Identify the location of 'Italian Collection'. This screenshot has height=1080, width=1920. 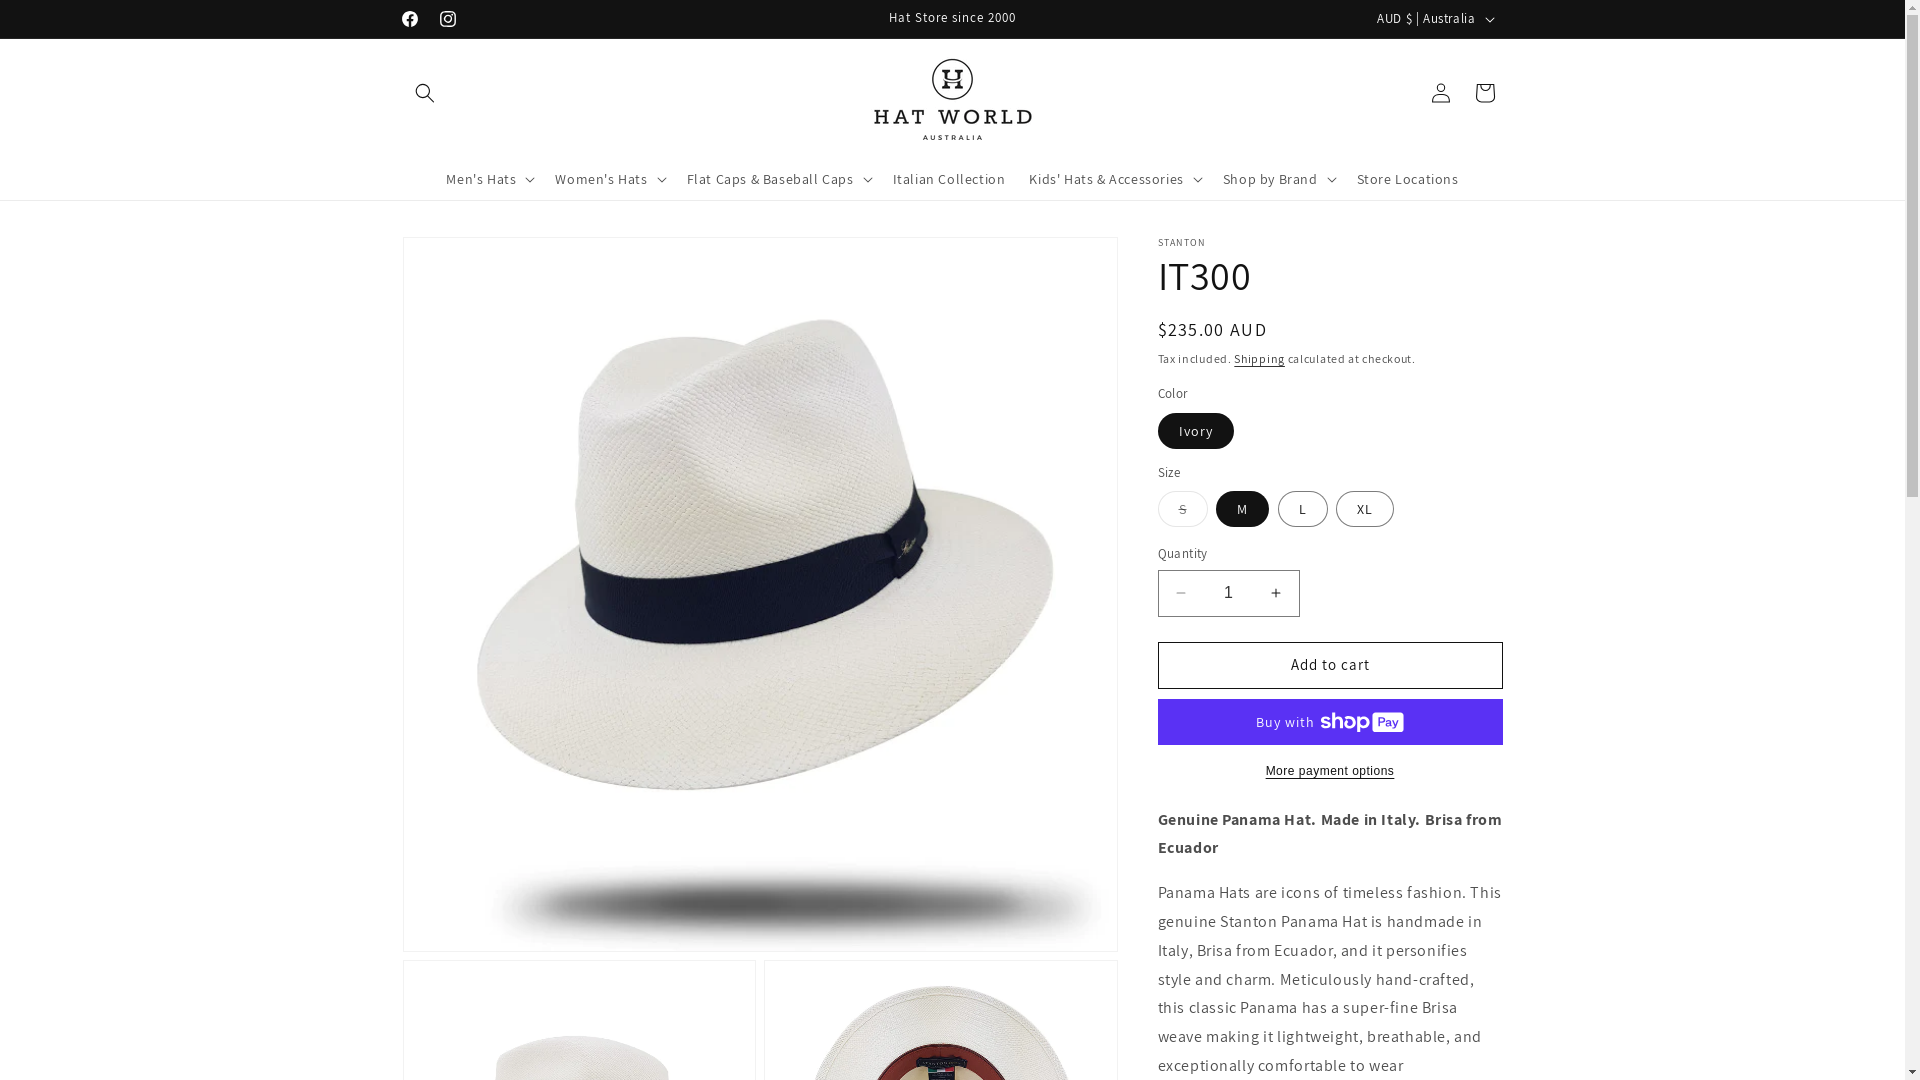
(948, 177).